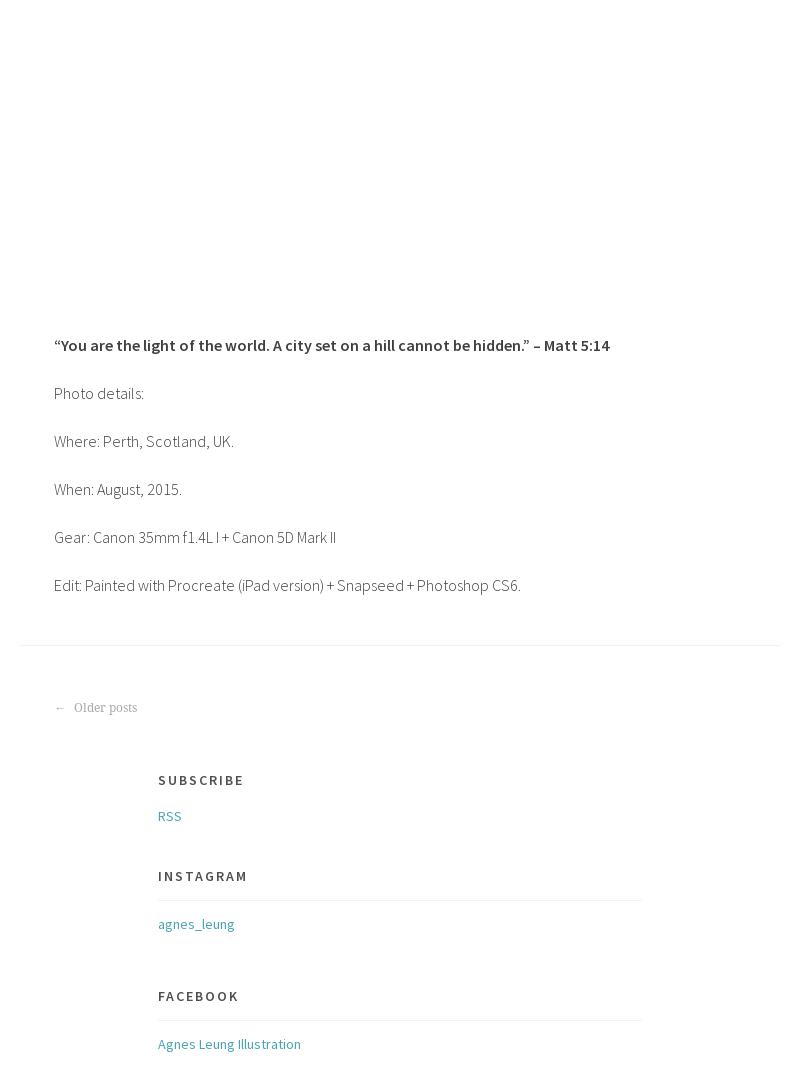 This screenshot has width=800, height=1068. What do you see at coordinates (157, 994) in the screenshot?
I see `'Facebook'` at bounding box center [157, 994].